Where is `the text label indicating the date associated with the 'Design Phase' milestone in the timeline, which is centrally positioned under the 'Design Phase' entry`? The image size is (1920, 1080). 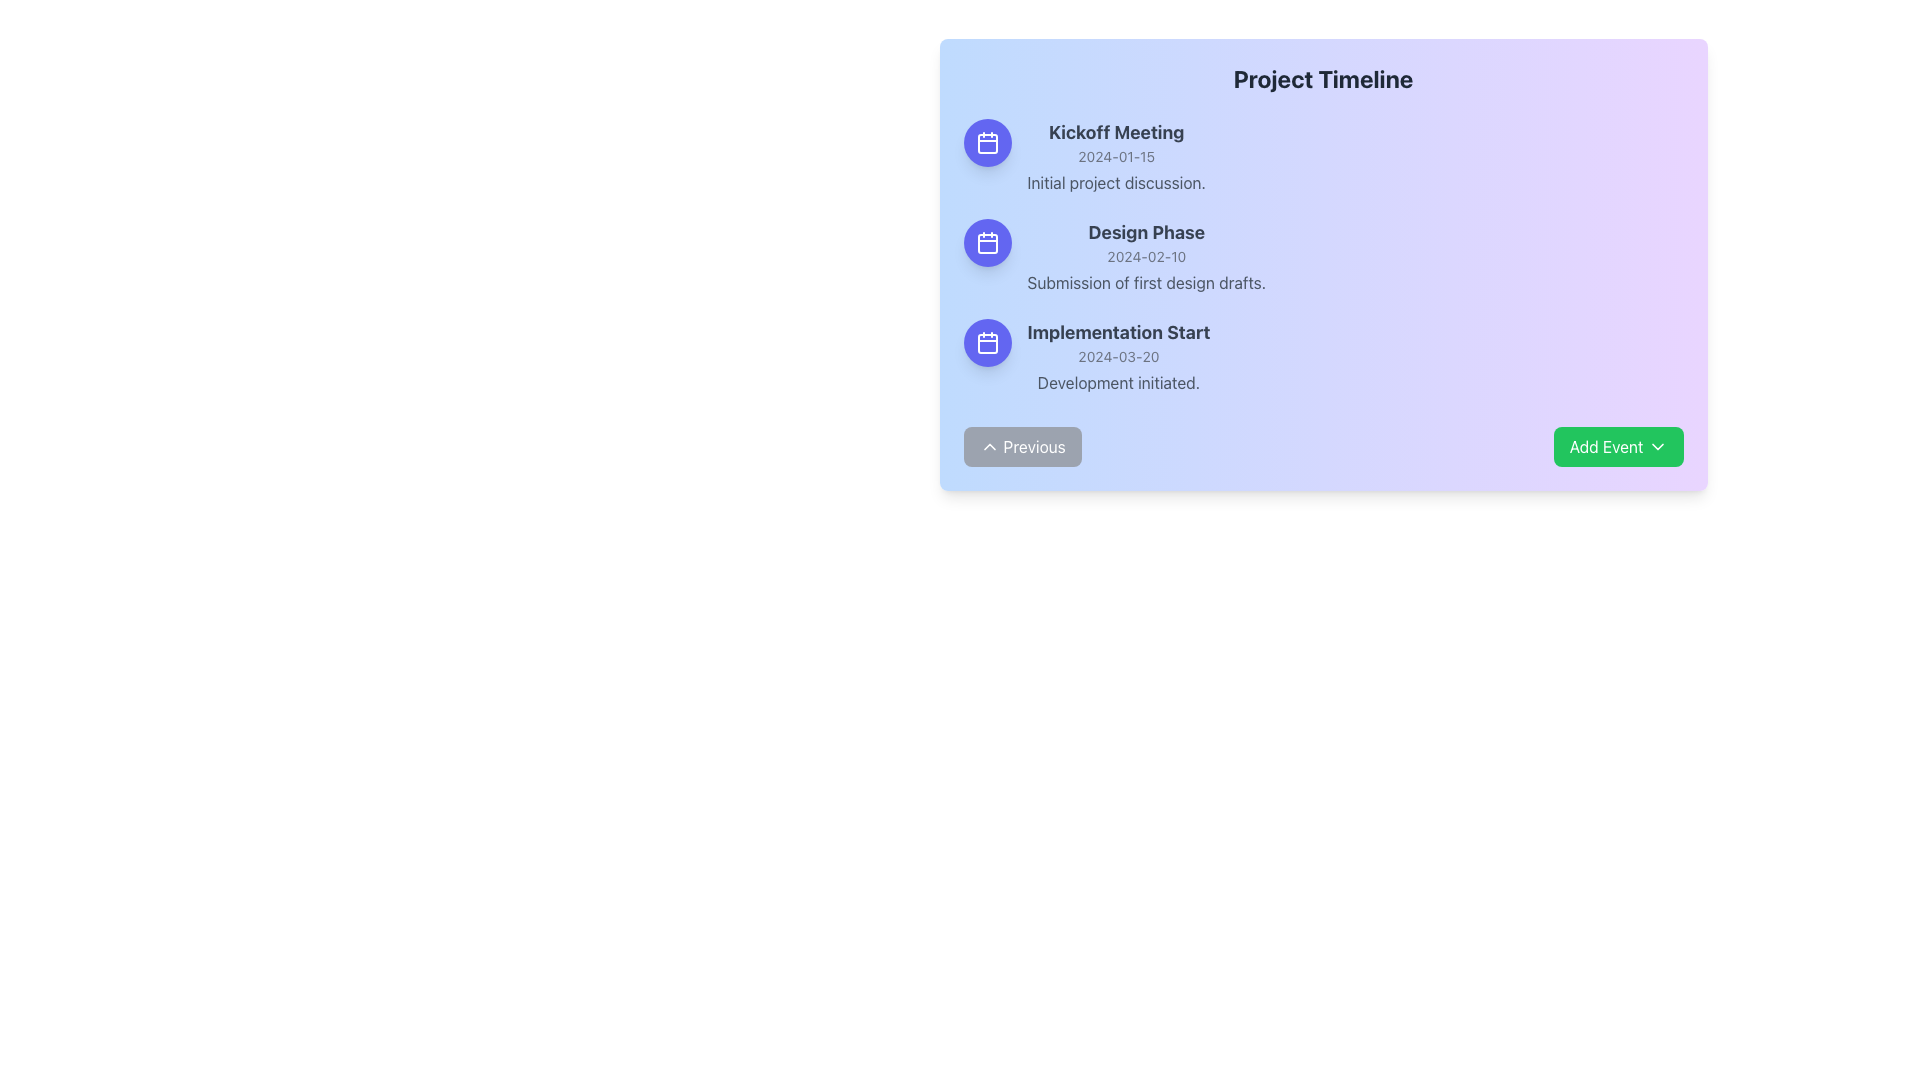 the text label indicating the date associated with the 'Design Phase' milestone in the timeline, which is centrally positioned under the 'Design Phase' entry is located at coordinates (1146, 256).